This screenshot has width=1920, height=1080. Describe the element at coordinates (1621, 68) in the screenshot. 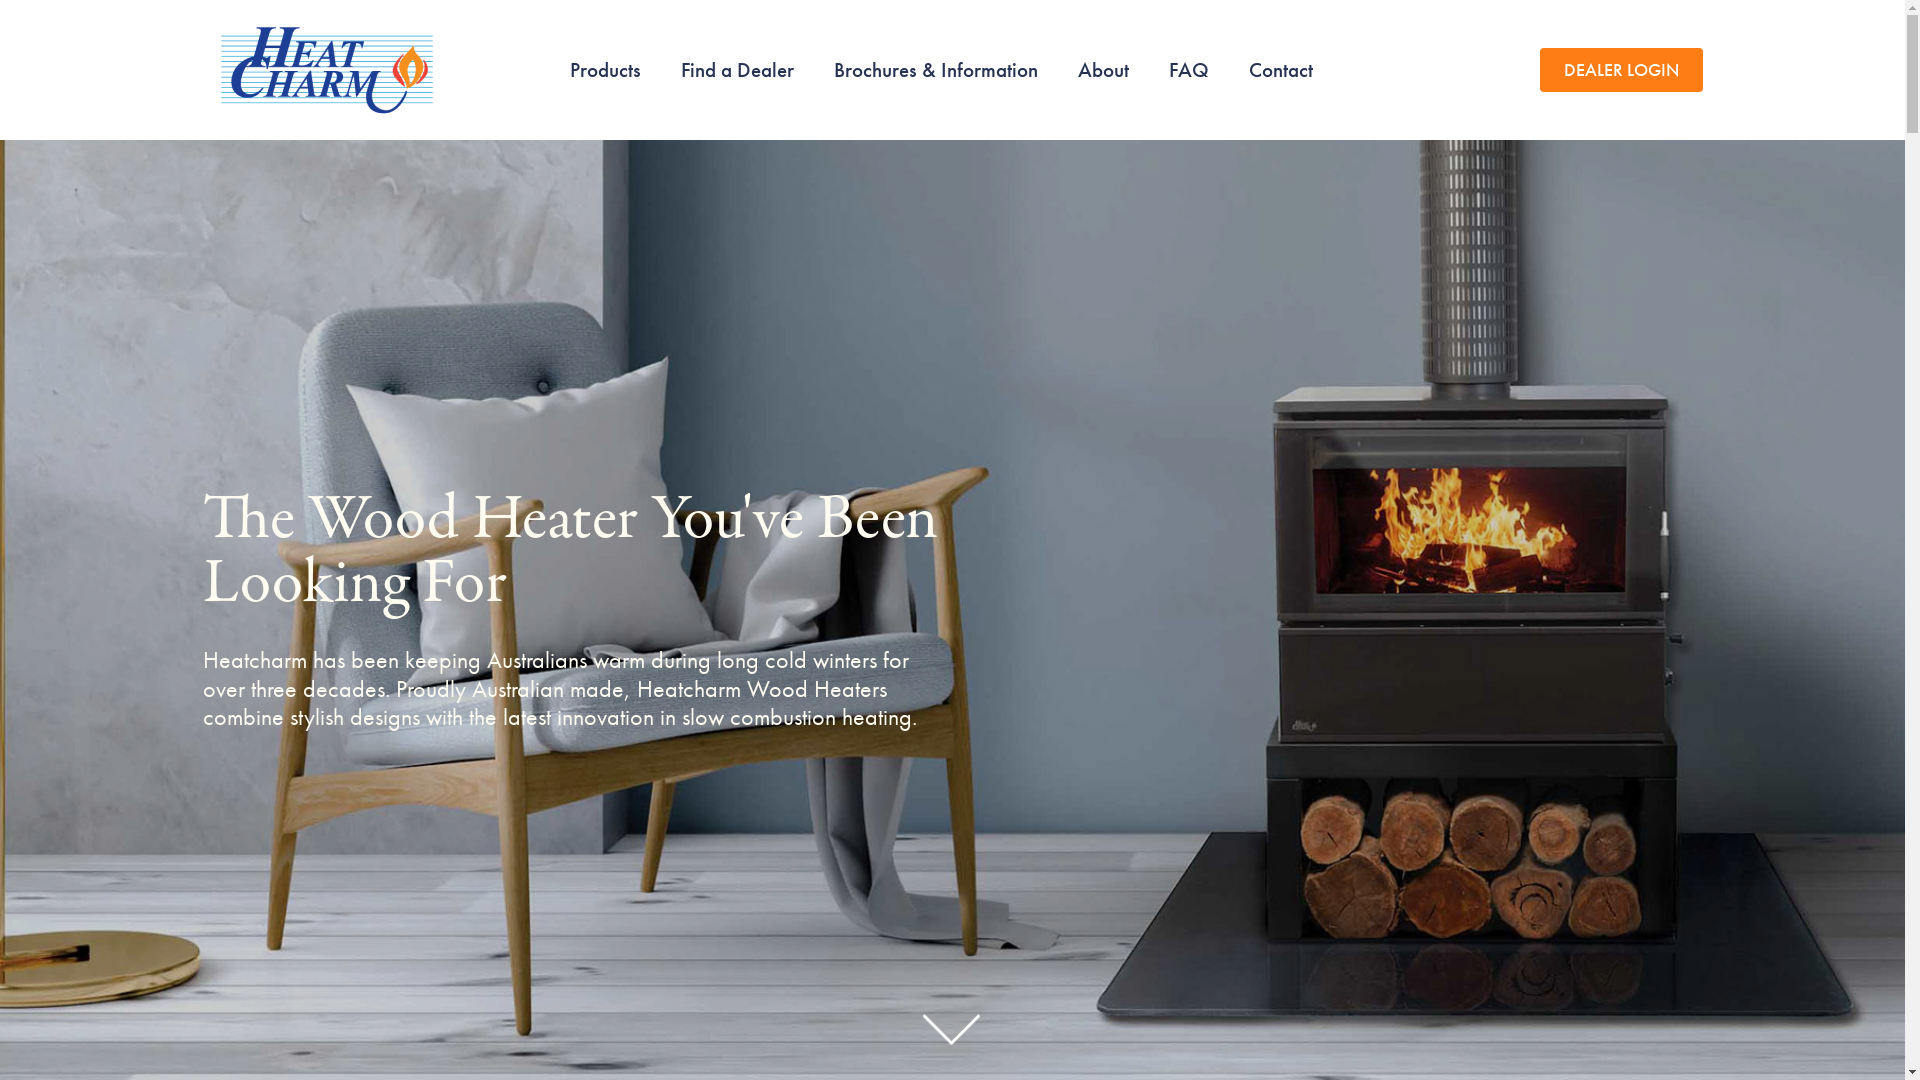

I see `'DEALER LOGIN'` at that location.